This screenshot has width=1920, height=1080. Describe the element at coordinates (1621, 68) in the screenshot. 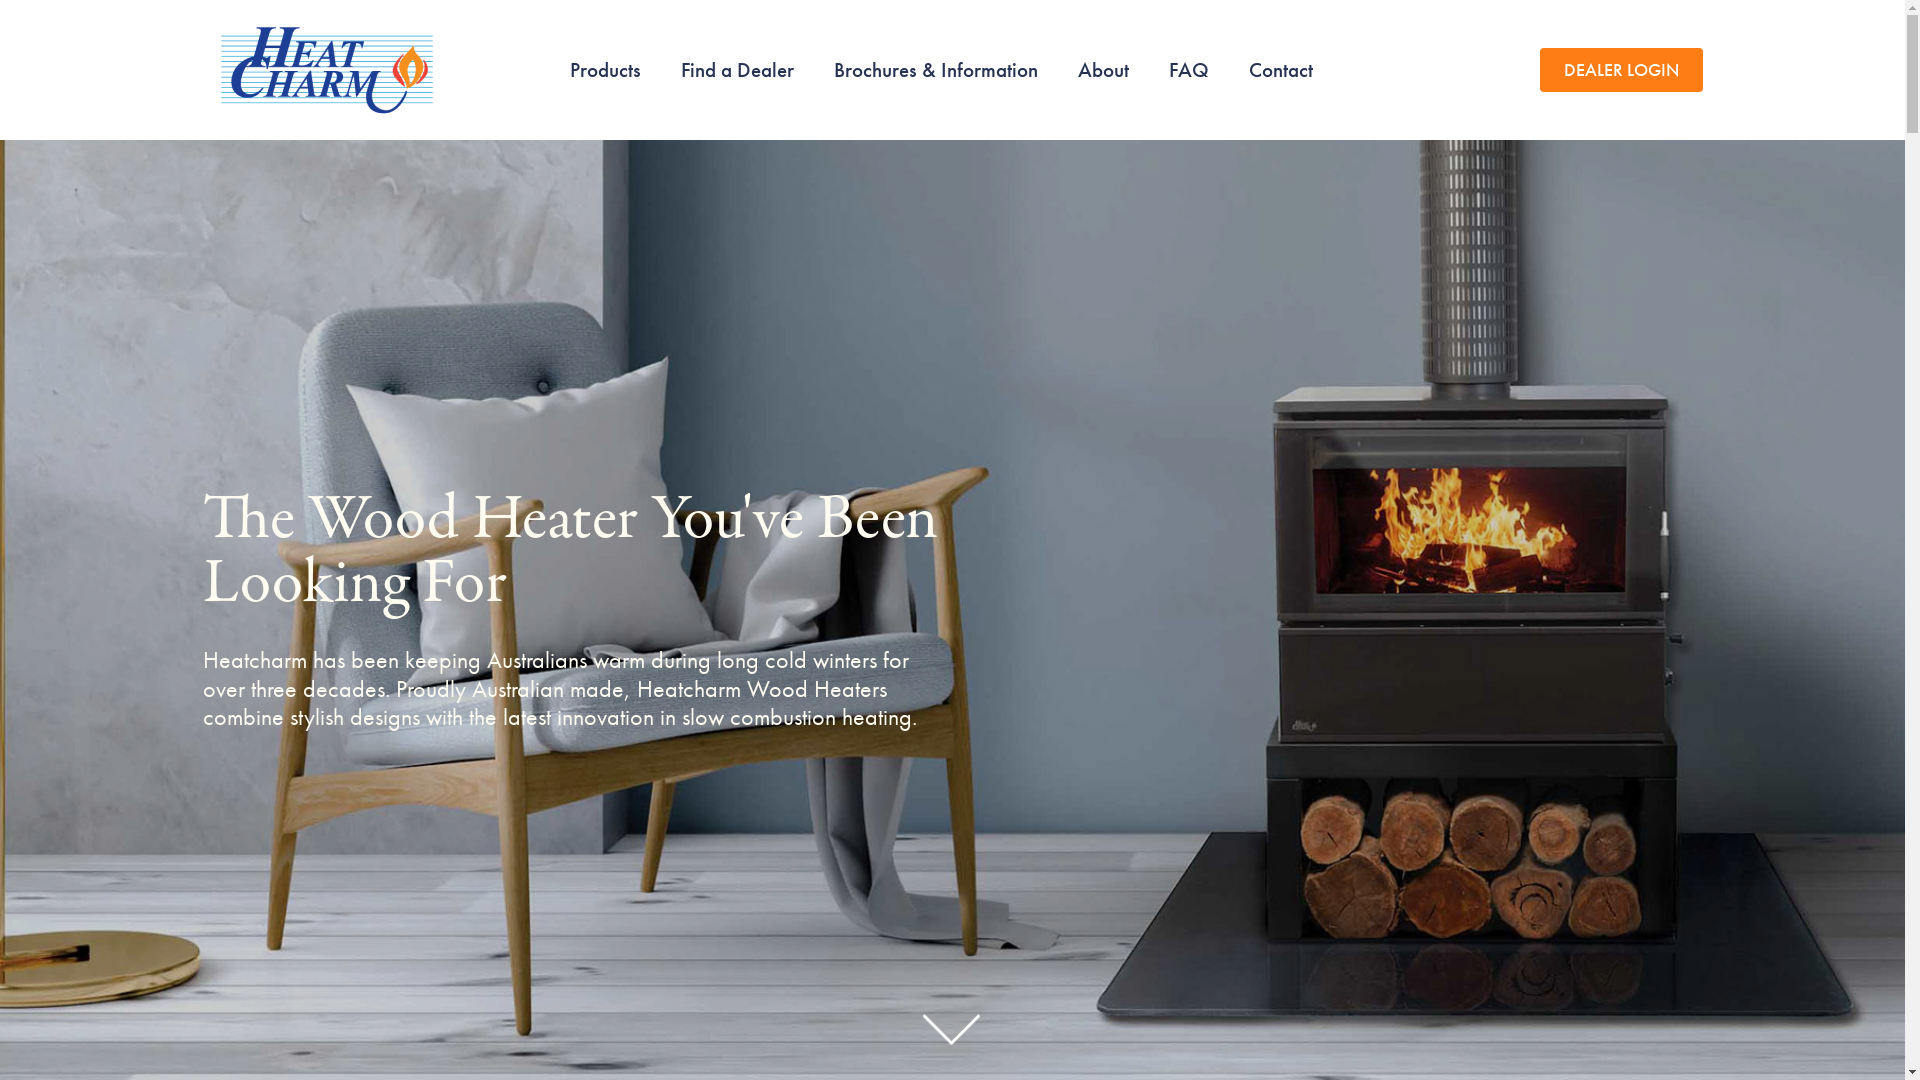

I see `'DEALER LOGIN'` at that location.